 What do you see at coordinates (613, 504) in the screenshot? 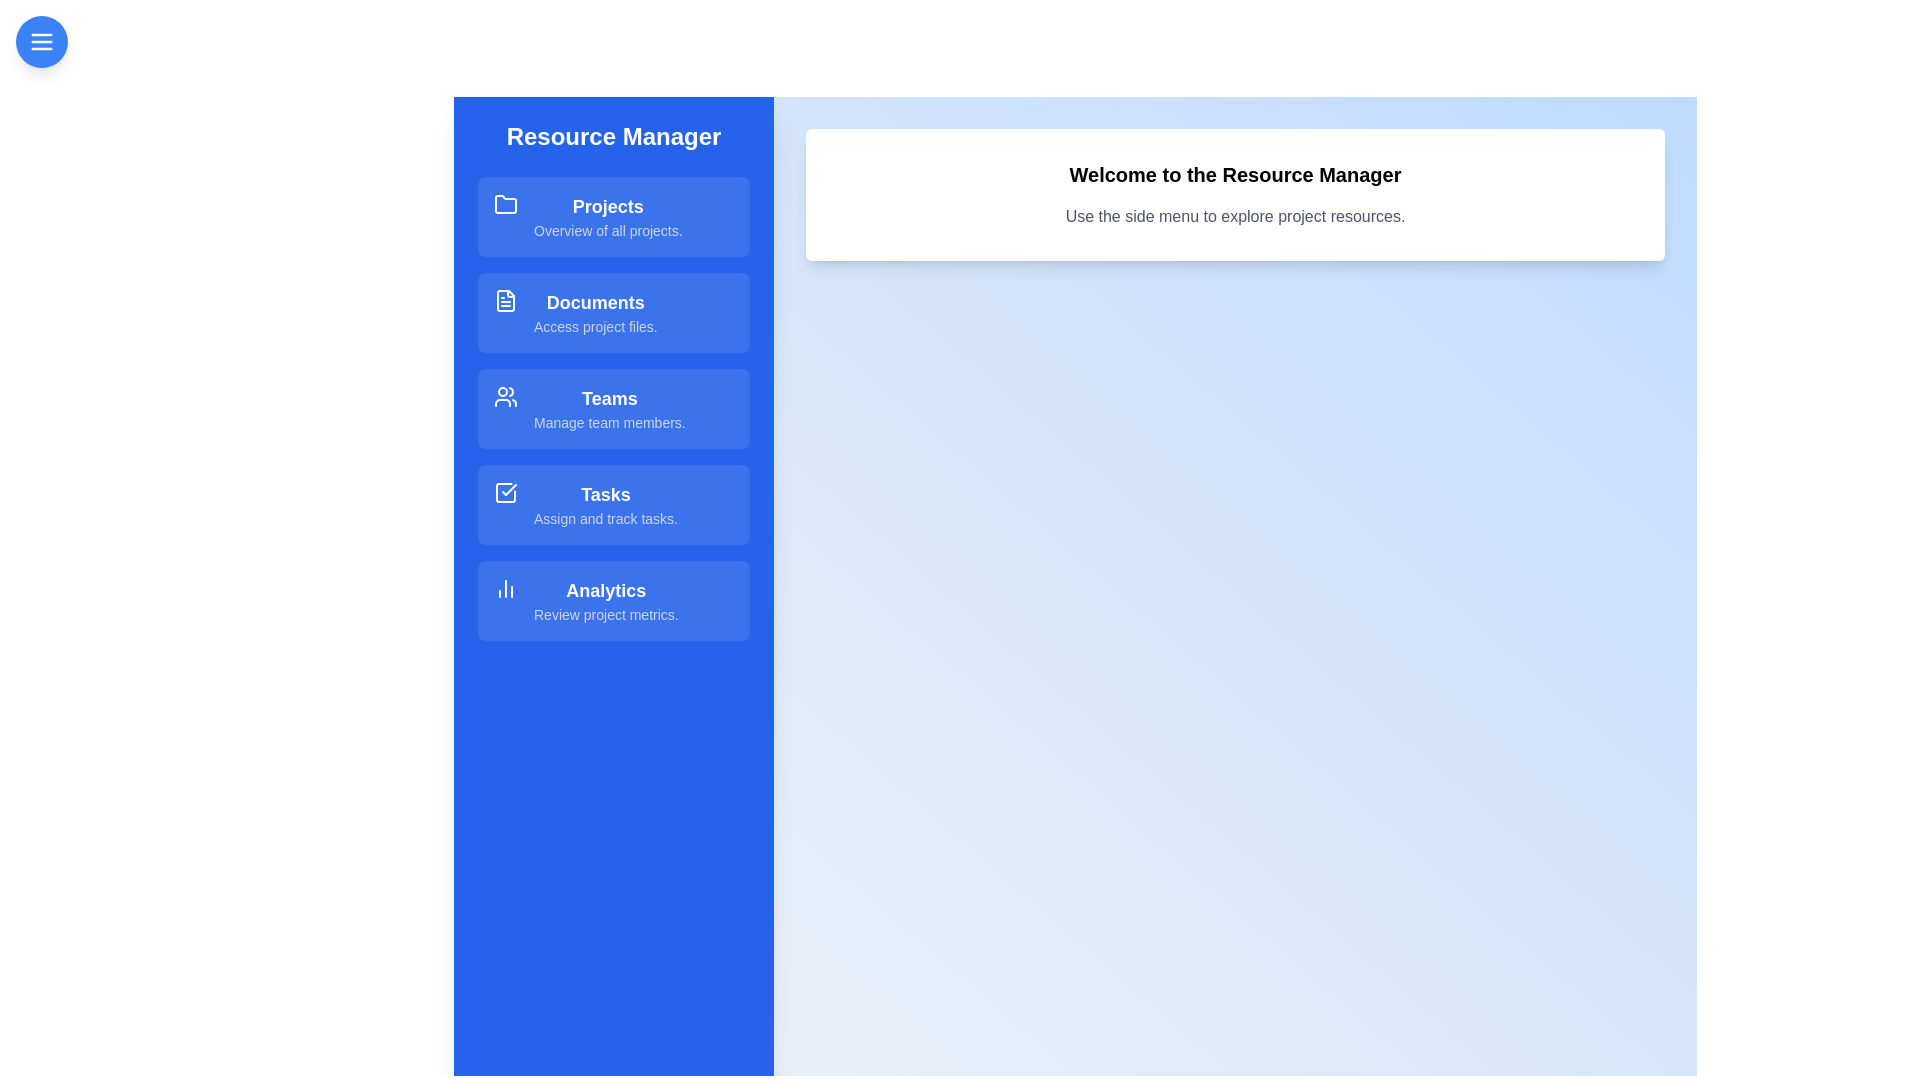
I see `the resource item Tasks to explore its hover effect` at bounding box center [613, 504].